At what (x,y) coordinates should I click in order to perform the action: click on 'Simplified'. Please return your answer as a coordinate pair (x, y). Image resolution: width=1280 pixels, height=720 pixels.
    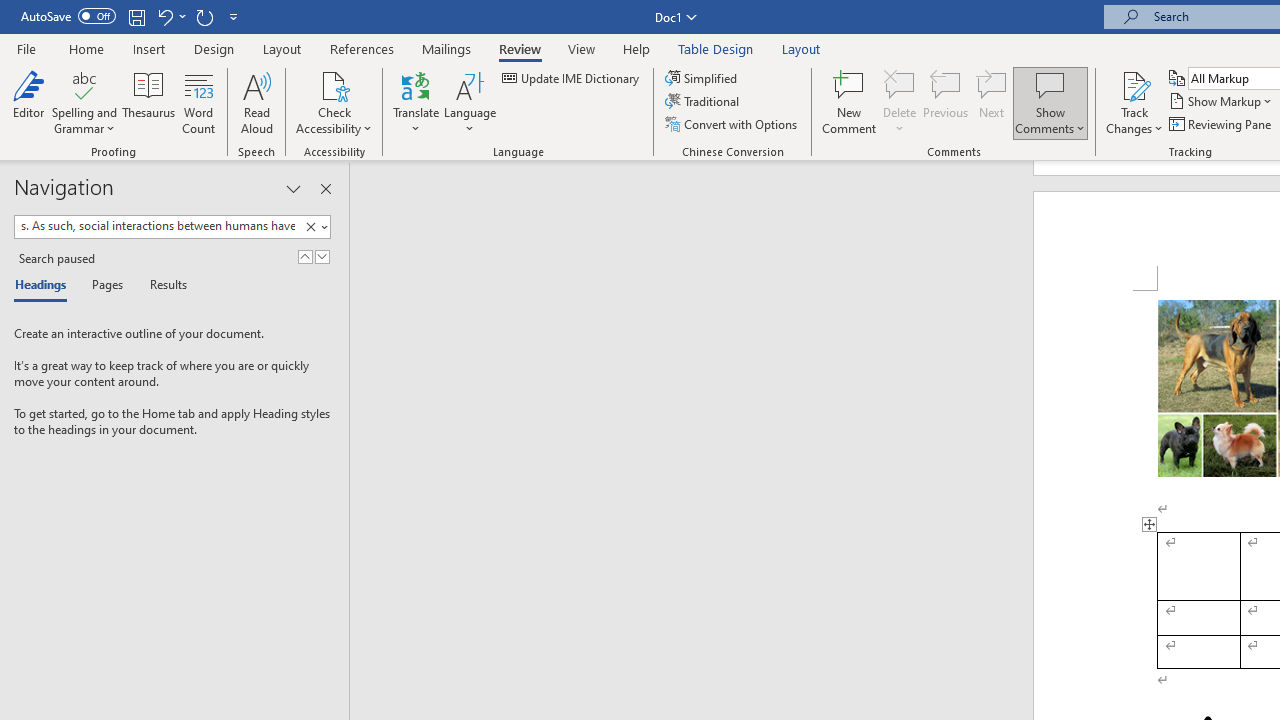
    Looking at the image, I should click on (702, 77).